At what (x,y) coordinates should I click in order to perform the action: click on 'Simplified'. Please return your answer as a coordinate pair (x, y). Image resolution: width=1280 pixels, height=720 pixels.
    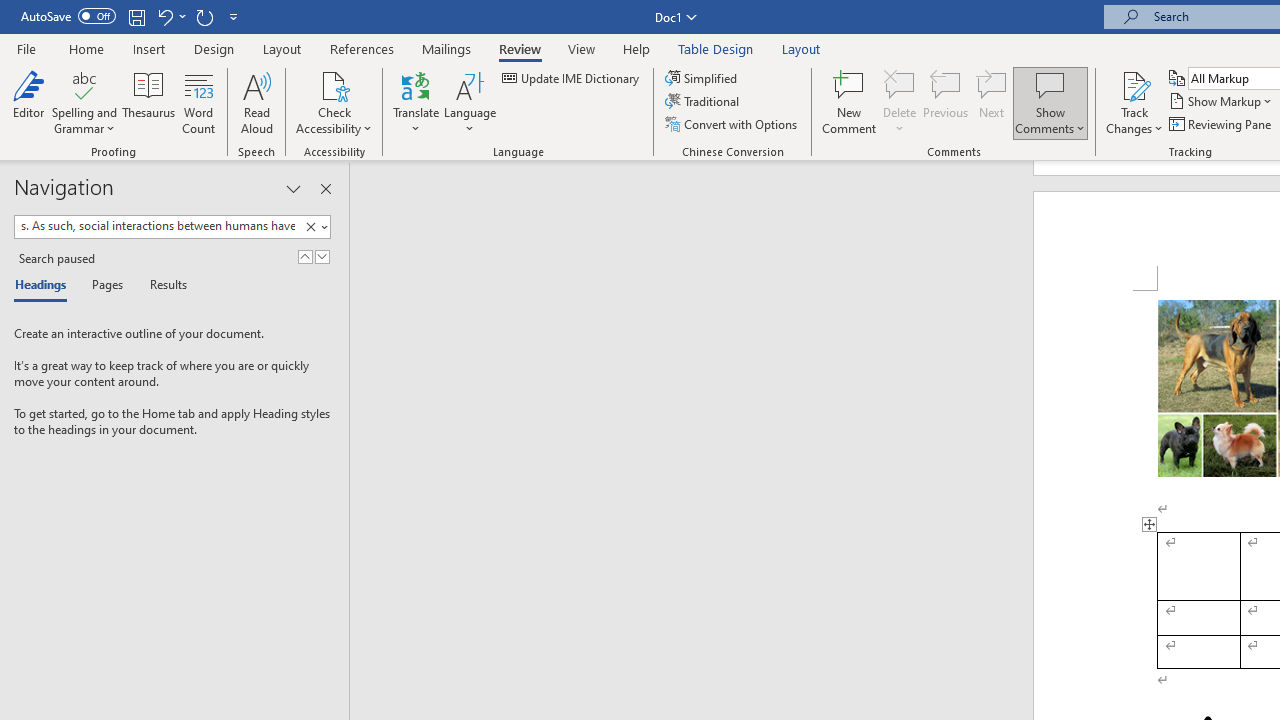
    Looking at the image, I should click on (702, 77).